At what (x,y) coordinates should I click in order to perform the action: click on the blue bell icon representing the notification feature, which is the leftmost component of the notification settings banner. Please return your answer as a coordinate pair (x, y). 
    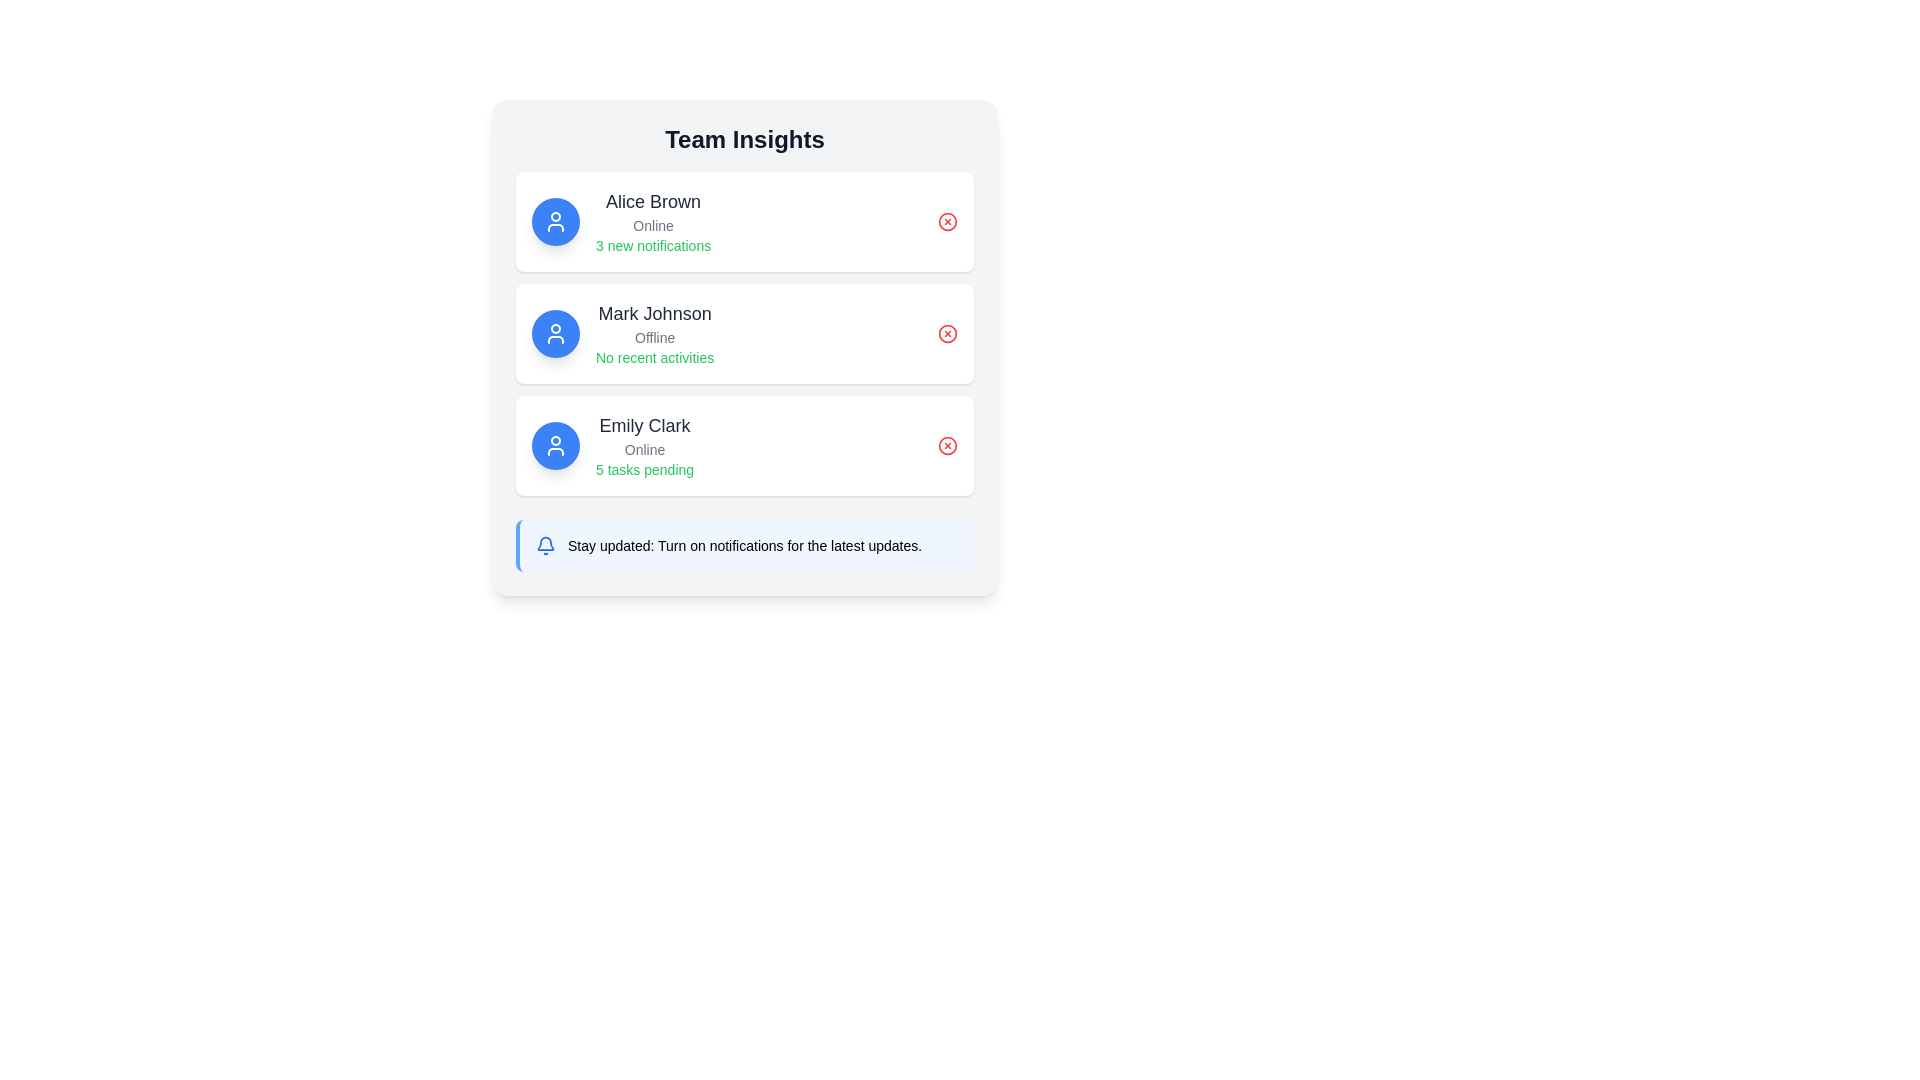
    Looking at the image, I should click on (546, 546).